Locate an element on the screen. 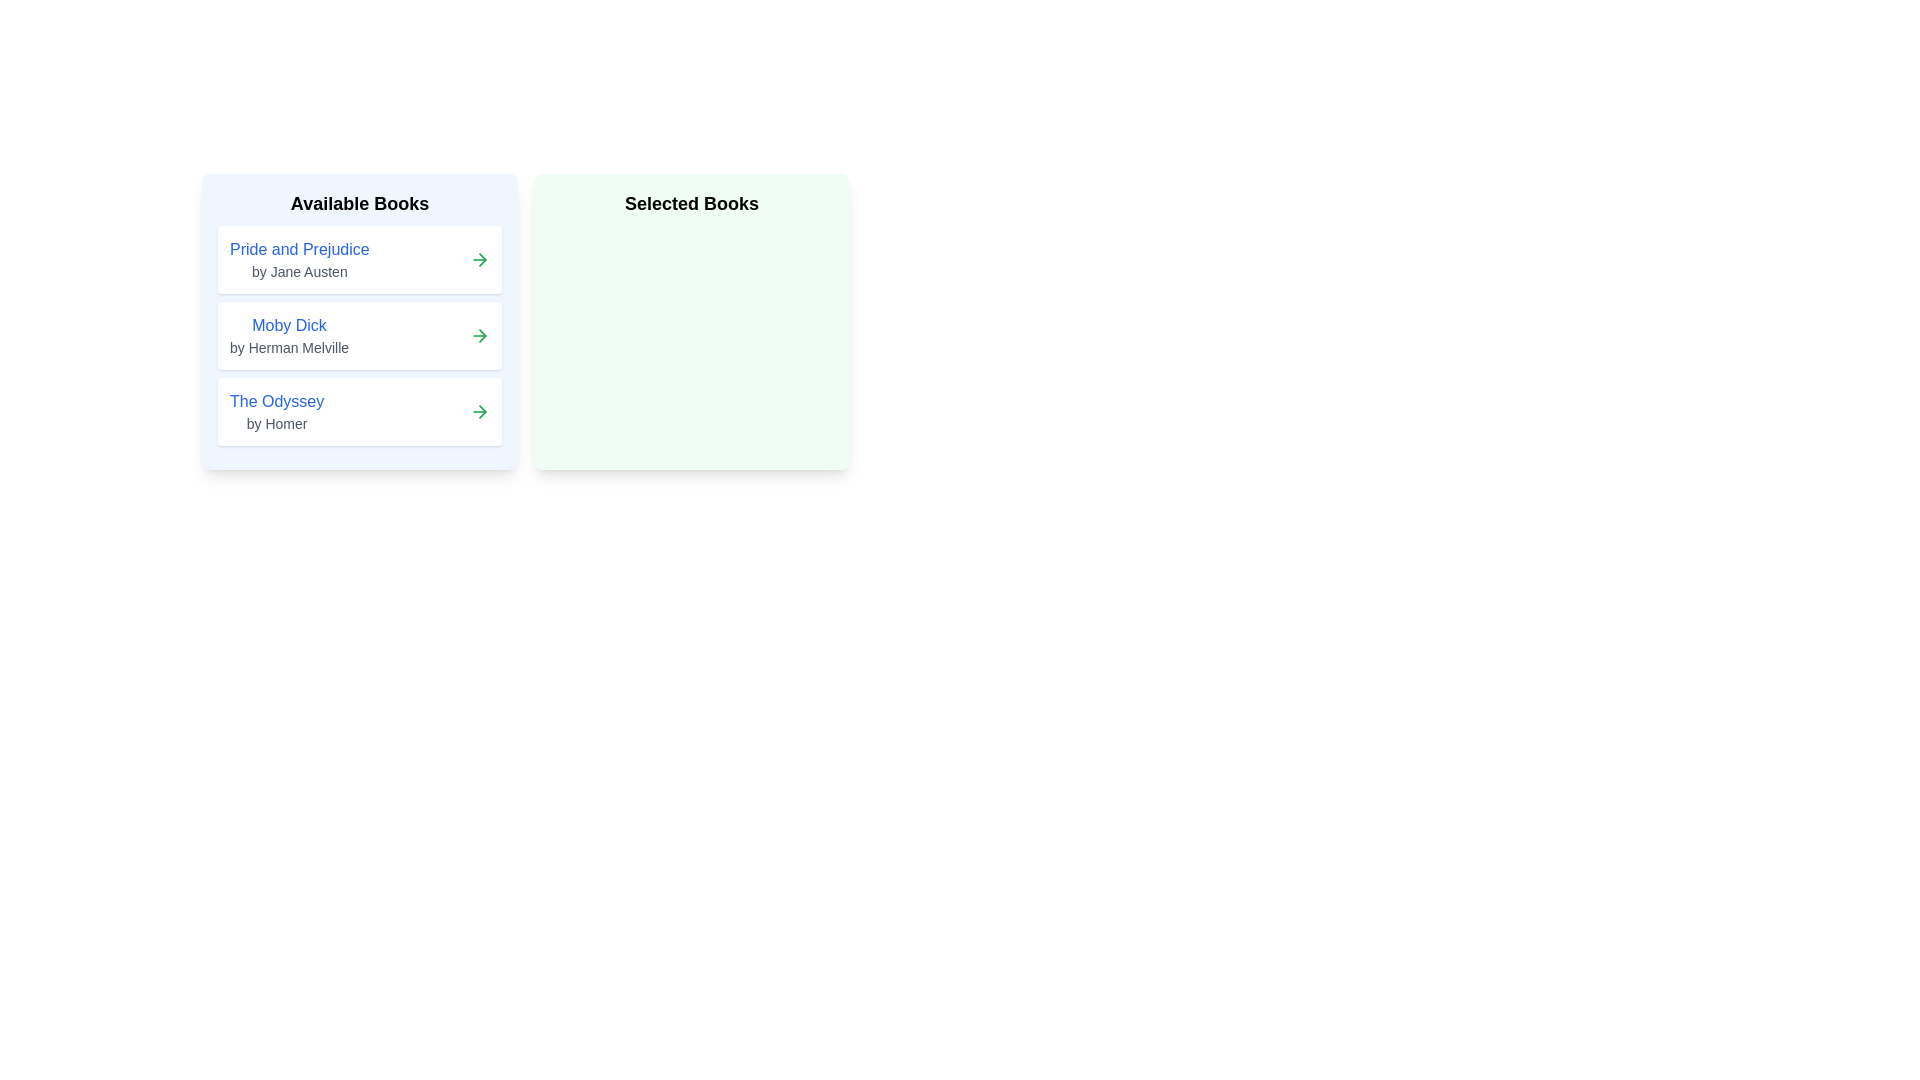  book title displayed in blue font as 'The Odyssey', which is the third title in the 'Available Books' list, located below 'Moby Dick' is located at coordinates (276, 401).